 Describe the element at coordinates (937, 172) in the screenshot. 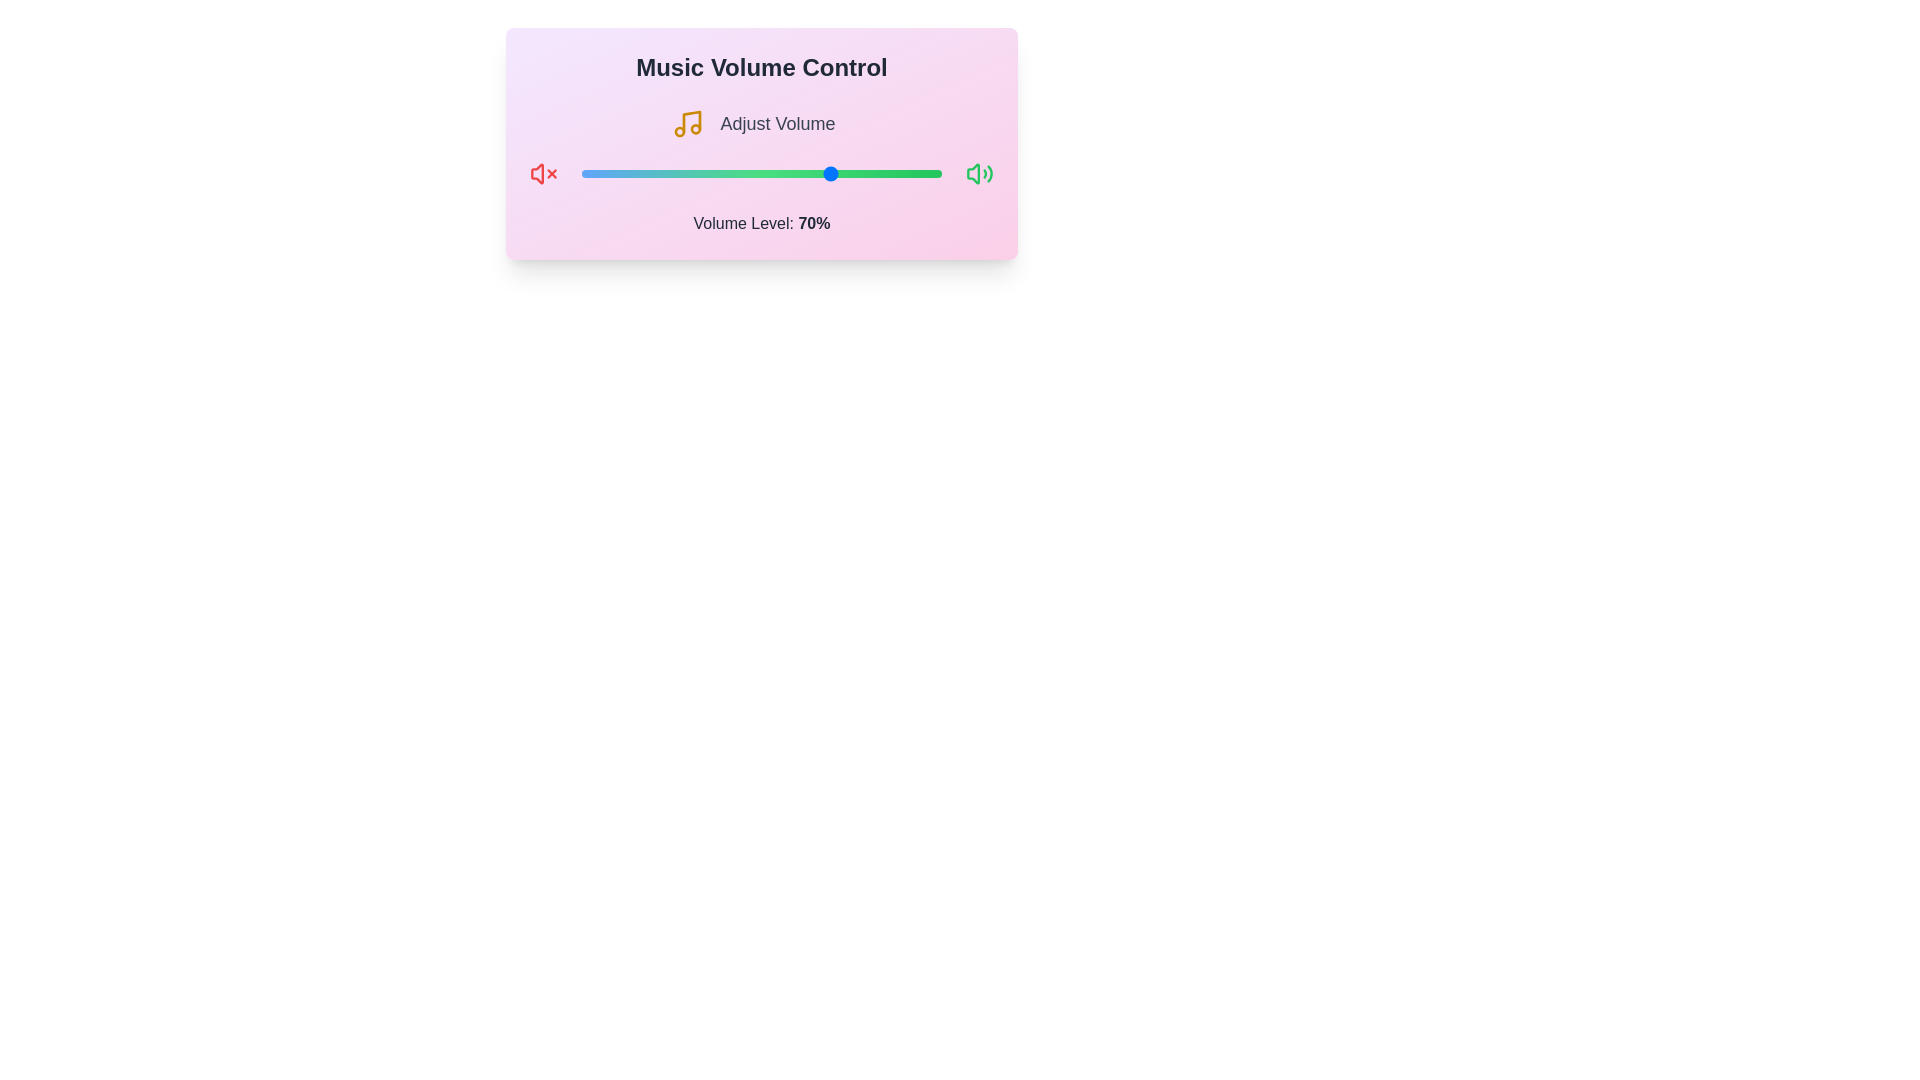

I see `the volume slider to 99%` at that location.